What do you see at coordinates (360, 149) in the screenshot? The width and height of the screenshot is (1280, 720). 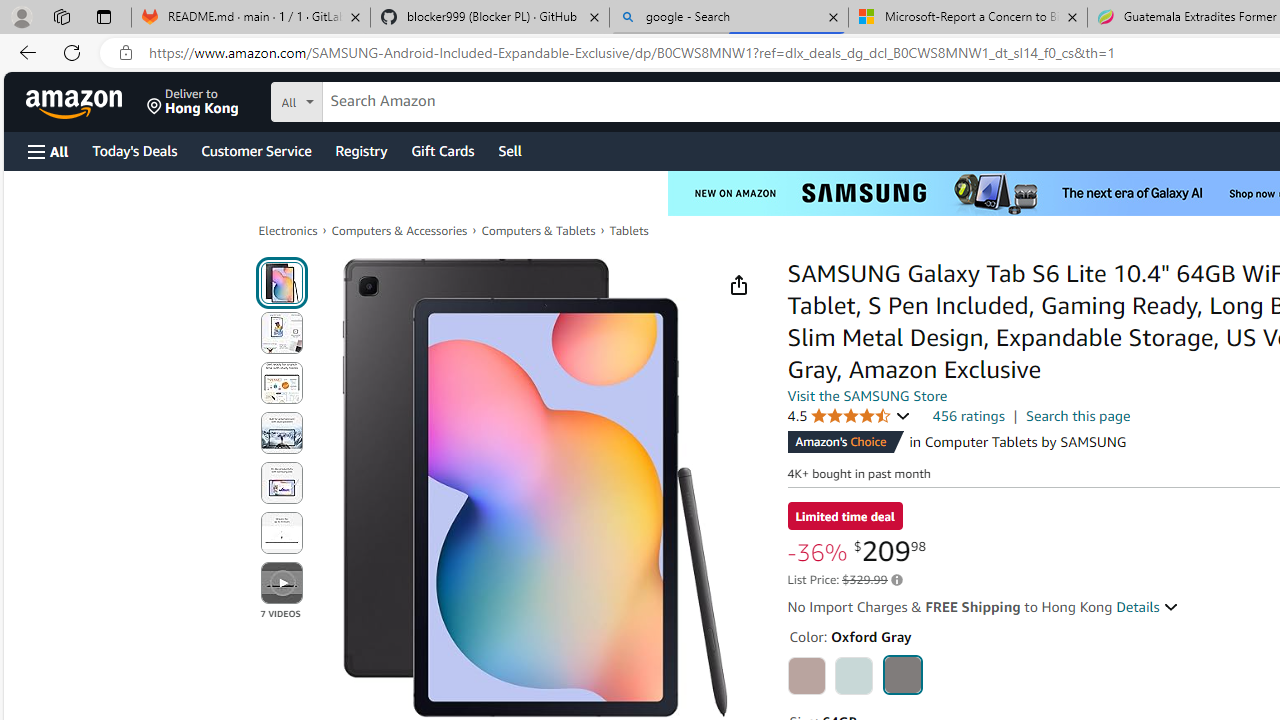 I see `'Registry'` at bounding box center [360, 149].